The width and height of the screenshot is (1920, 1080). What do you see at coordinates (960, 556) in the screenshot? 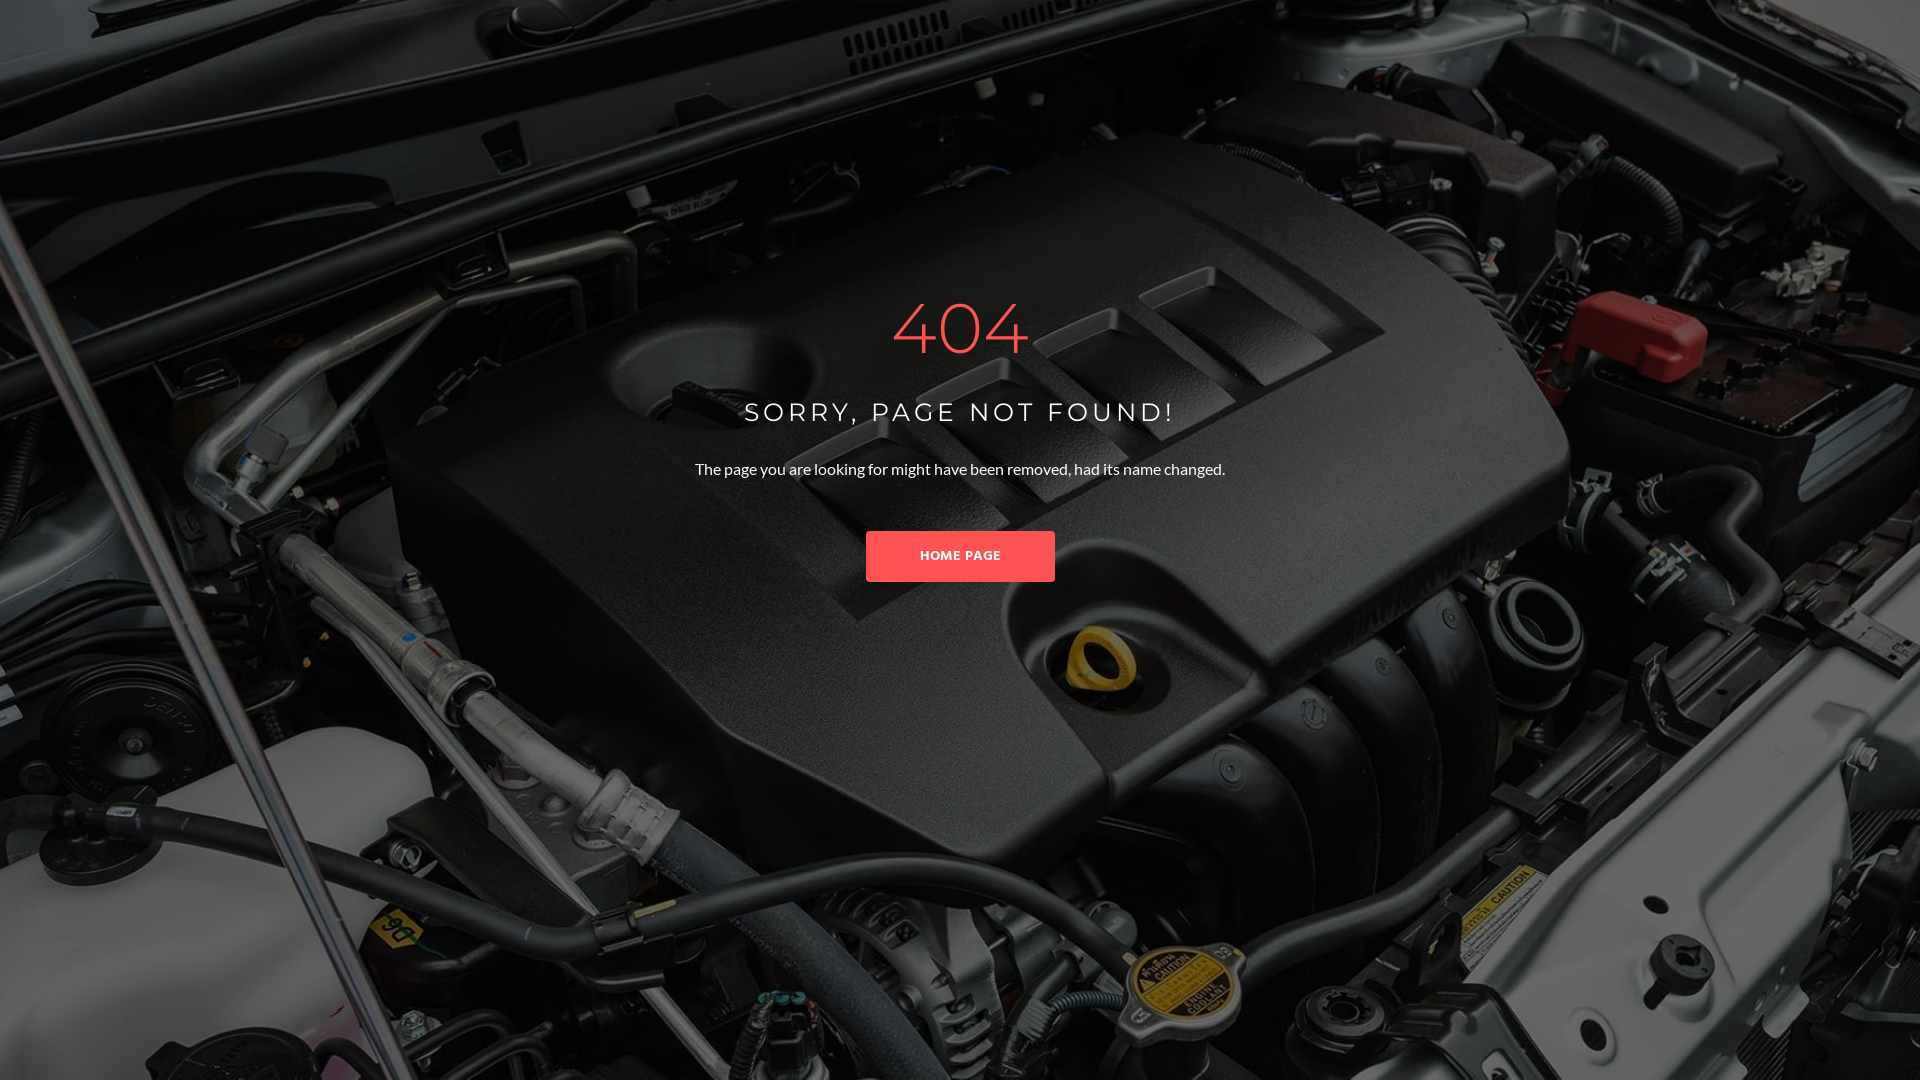
I see `'HOME PAGE'` at bounding box center [960, 556].